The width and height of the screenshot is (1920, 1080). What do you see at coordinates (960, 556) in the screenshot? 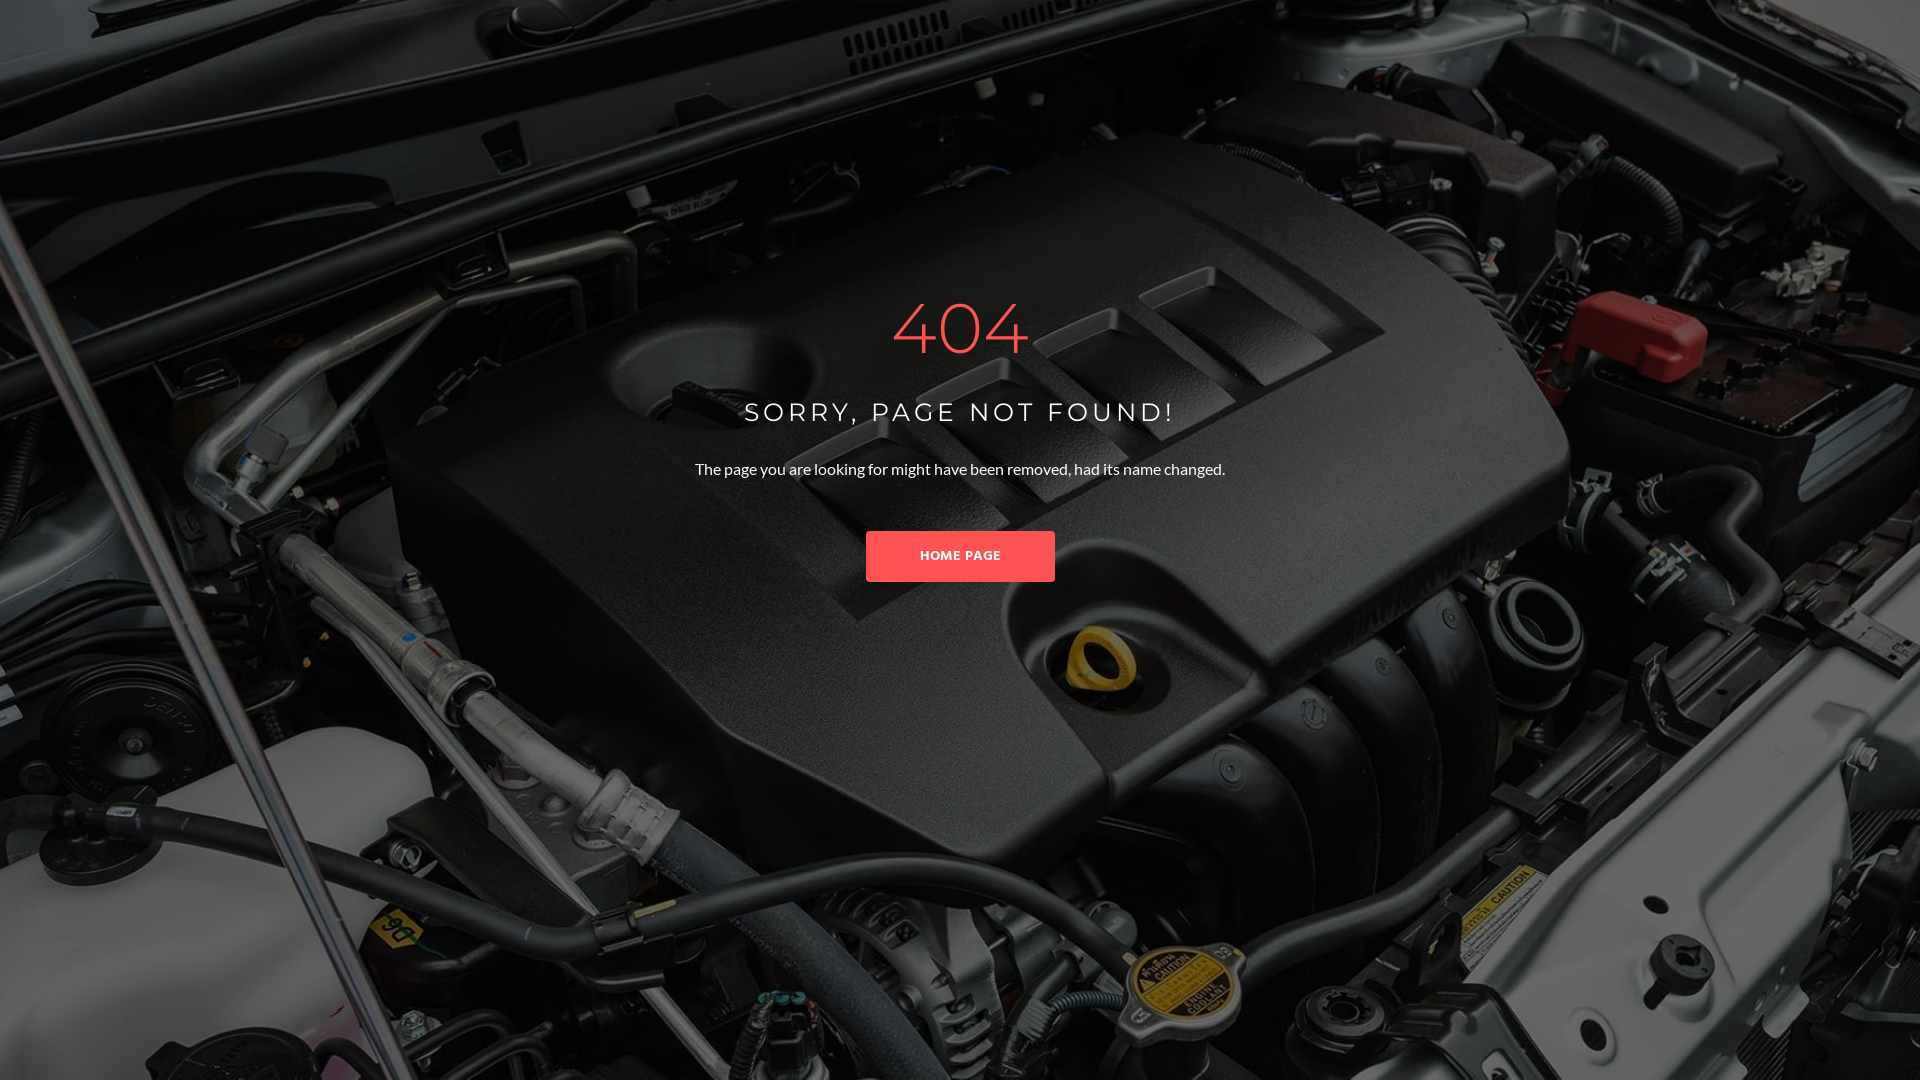
I see `'HOME PAGE'` at bounding box center [960, 556].